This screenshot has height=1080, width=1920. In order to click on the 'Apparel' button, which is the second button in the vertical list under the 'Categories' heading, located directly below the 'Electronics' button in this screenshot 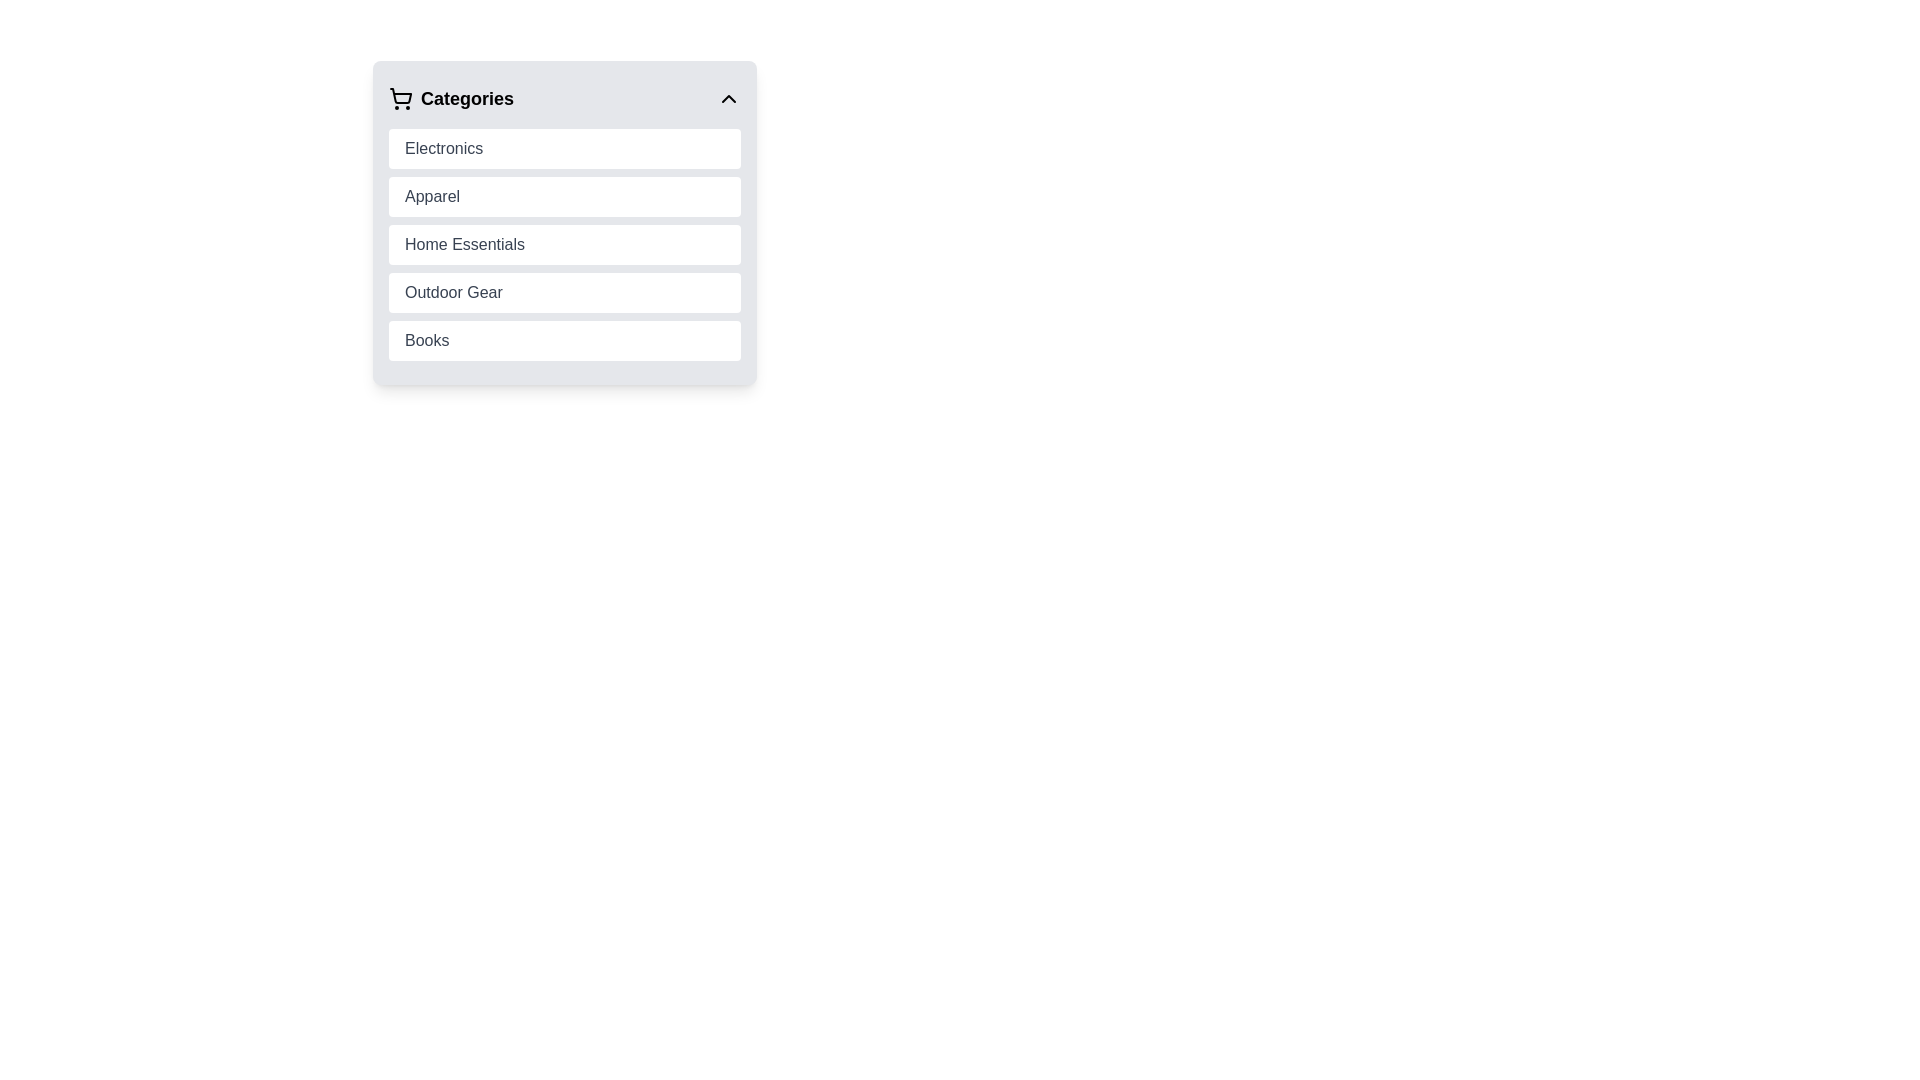, I will do `click(564, 223)`.